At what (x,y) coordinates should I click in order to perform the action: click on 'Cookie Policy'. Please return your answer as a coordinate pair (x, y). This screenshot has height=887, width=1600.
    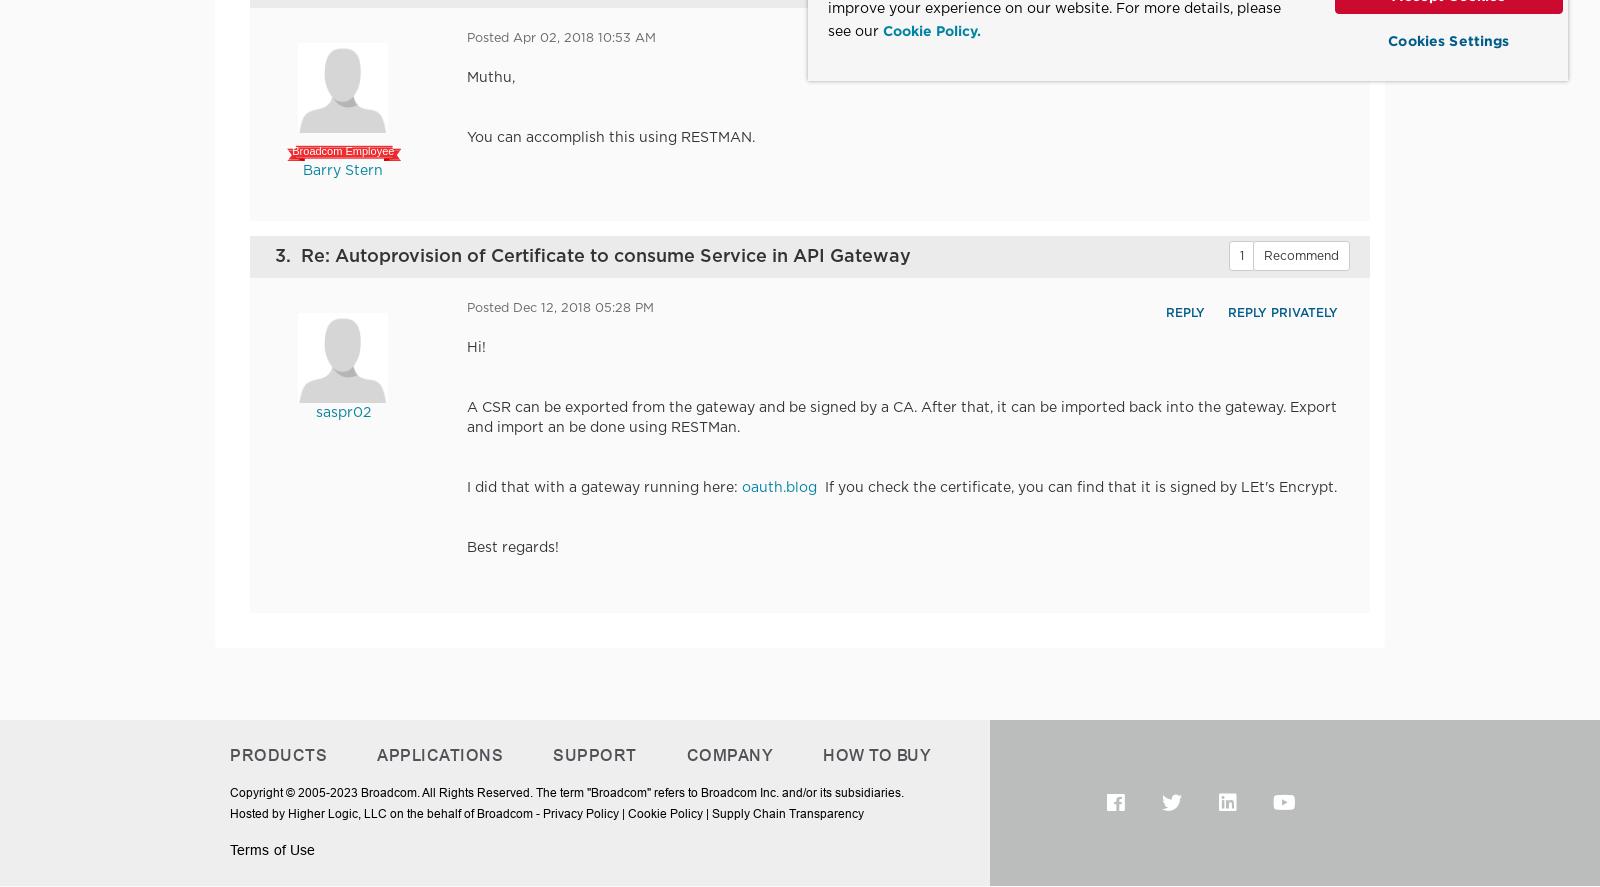
    Looking at the image, I should click on (665, 813).